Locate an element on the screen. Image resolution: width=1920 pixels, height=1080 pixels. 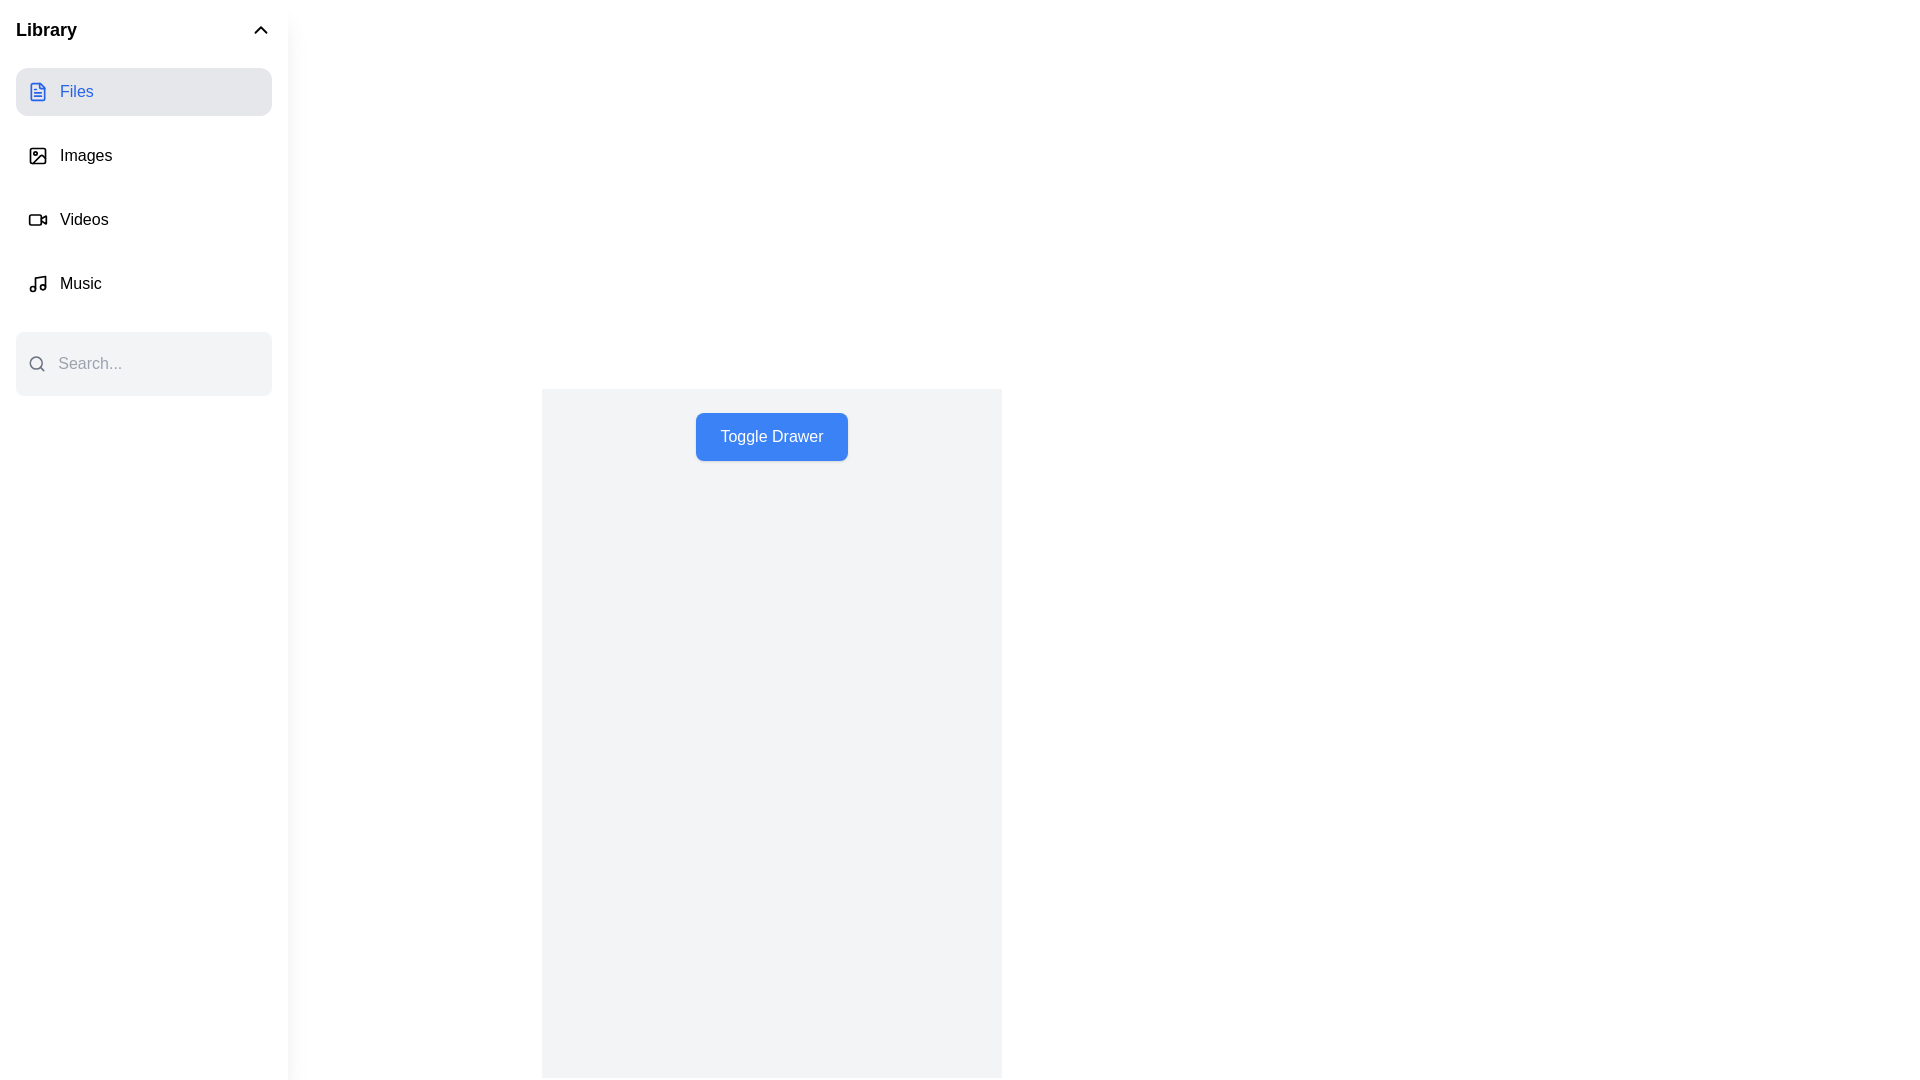
the document icon with a light gray background and blue rounded strokes, located beside the text 'Files' is located at coordinates (38, 92).